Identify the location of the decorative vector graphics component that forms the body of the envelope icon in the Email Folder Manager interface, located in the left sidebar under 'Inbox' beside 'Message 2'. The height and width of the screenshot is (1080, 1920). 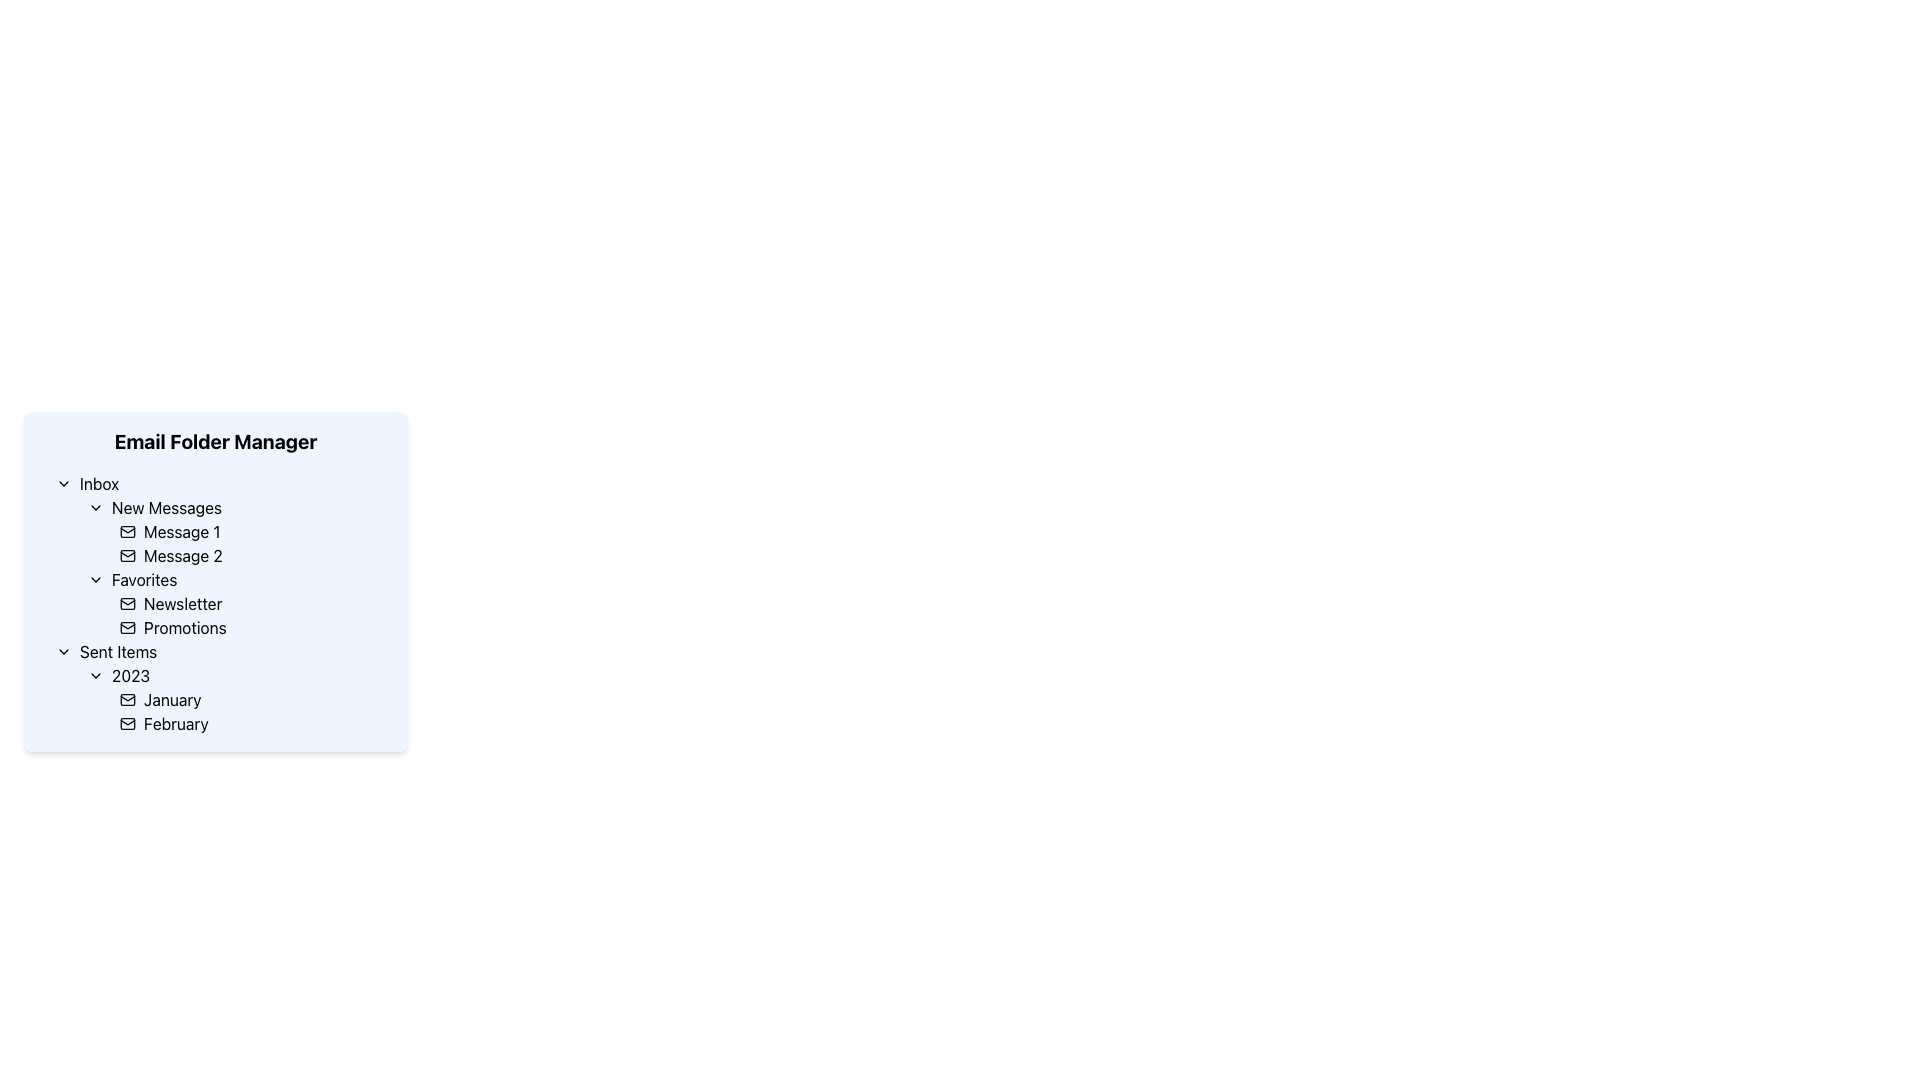
(127, 555).